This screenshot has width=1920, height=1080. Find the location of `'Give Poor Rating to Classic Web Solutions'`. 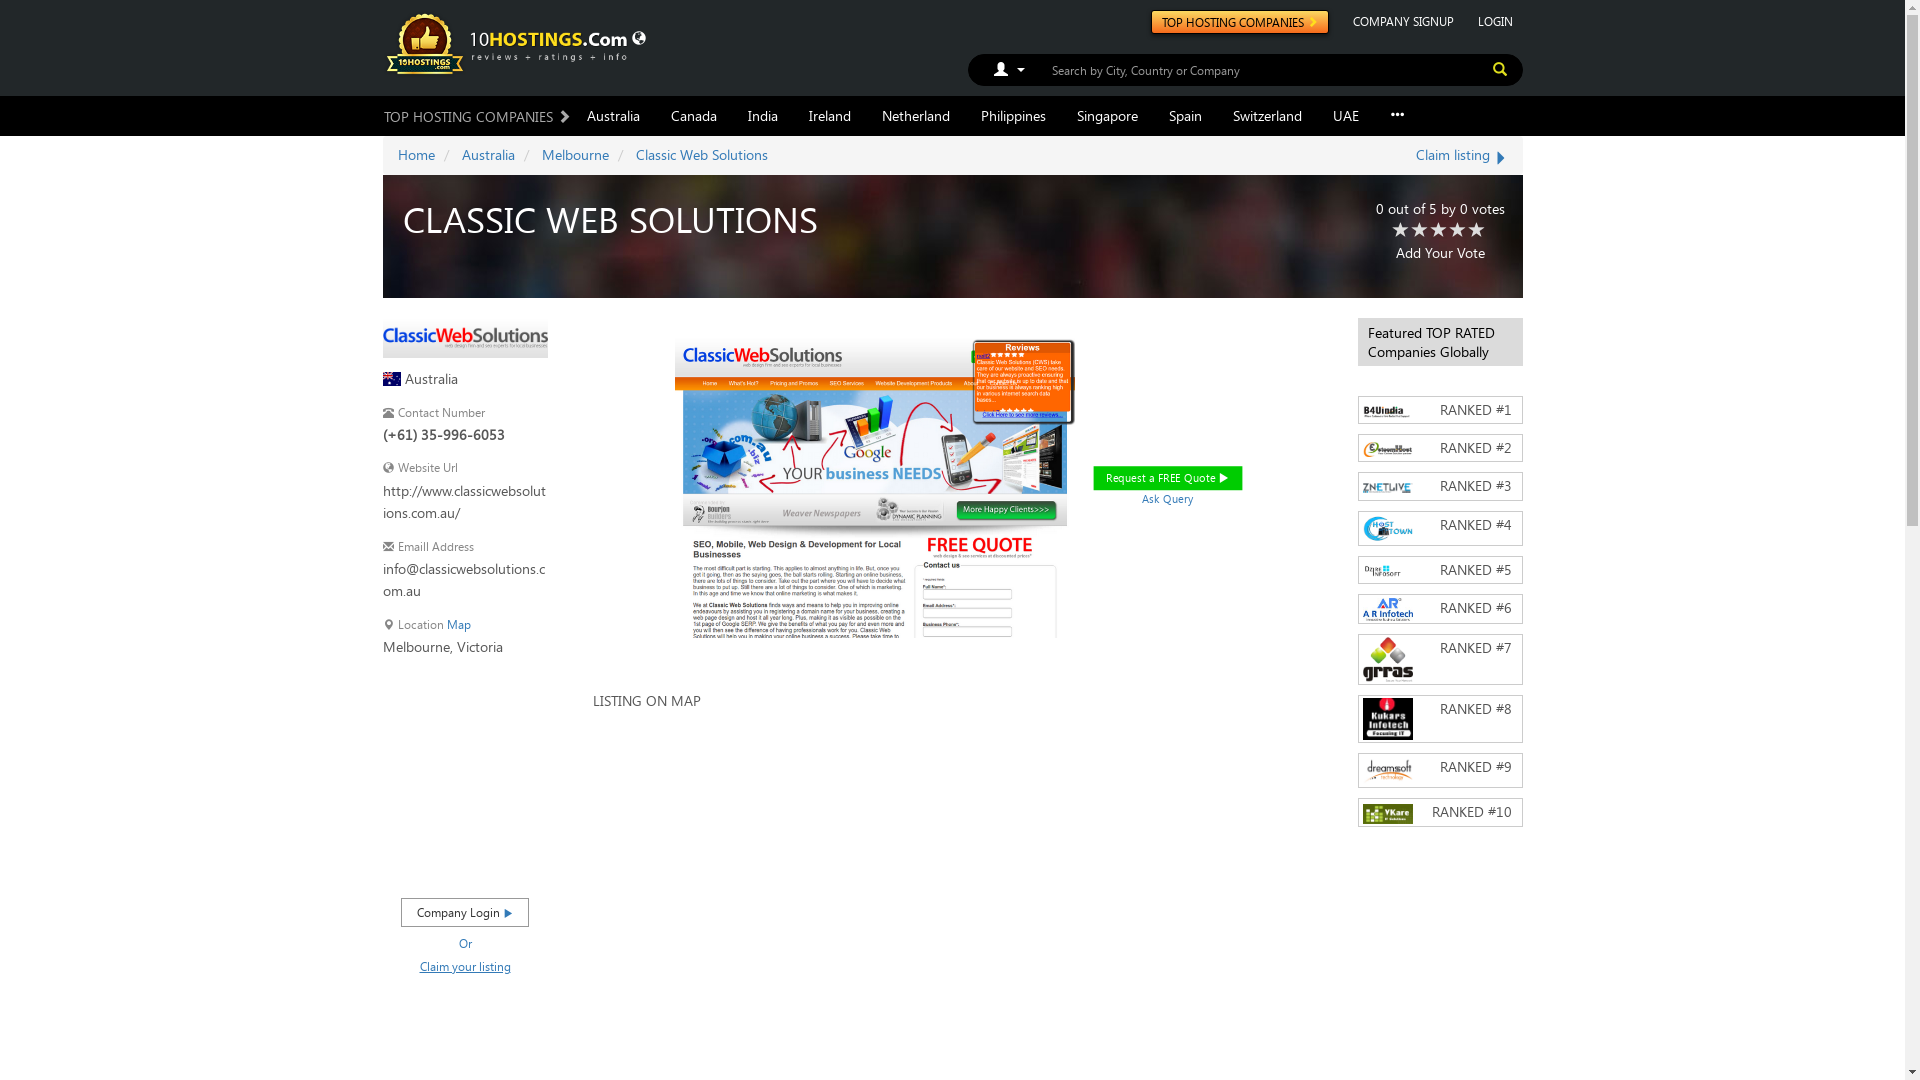

'Give Poor Rating to Classic Web Solutions' is located at coordinates (1399, 230).